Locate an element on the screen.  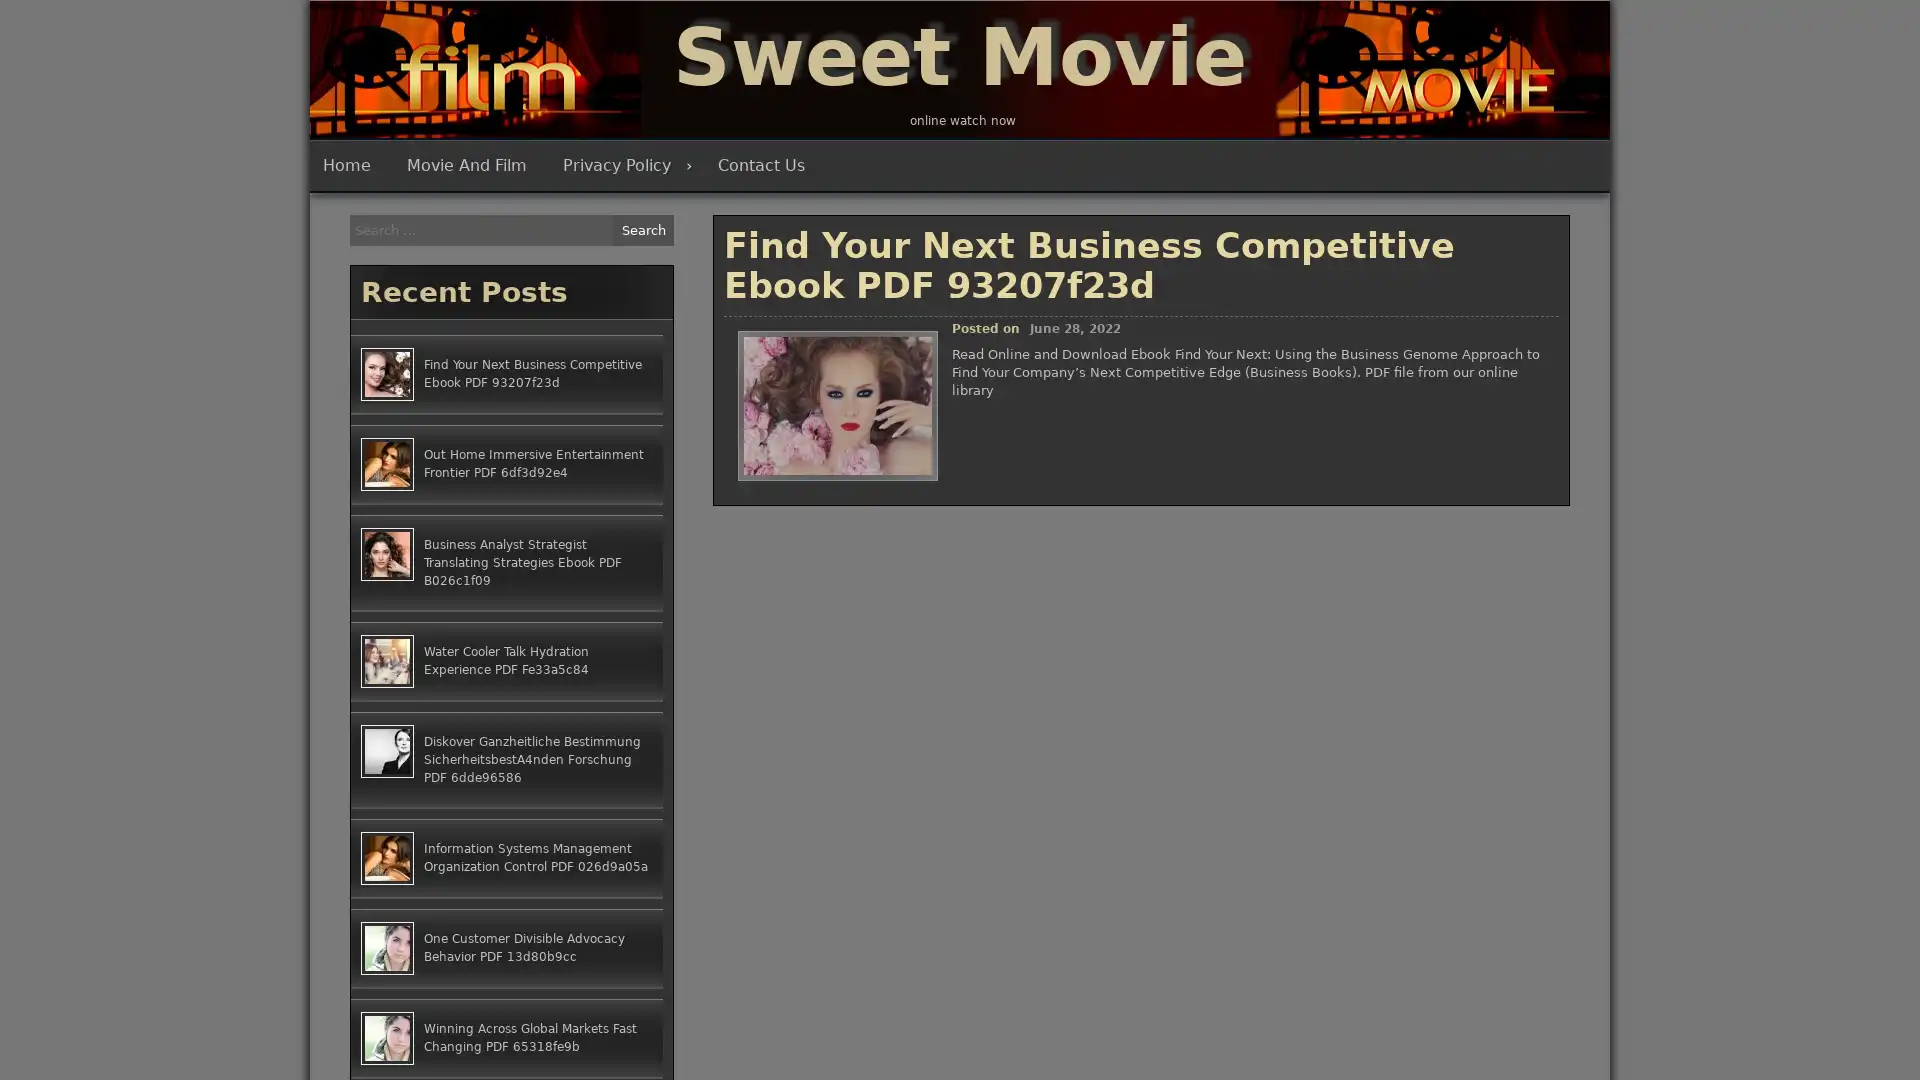
Search is located at coordinates (643, 229).